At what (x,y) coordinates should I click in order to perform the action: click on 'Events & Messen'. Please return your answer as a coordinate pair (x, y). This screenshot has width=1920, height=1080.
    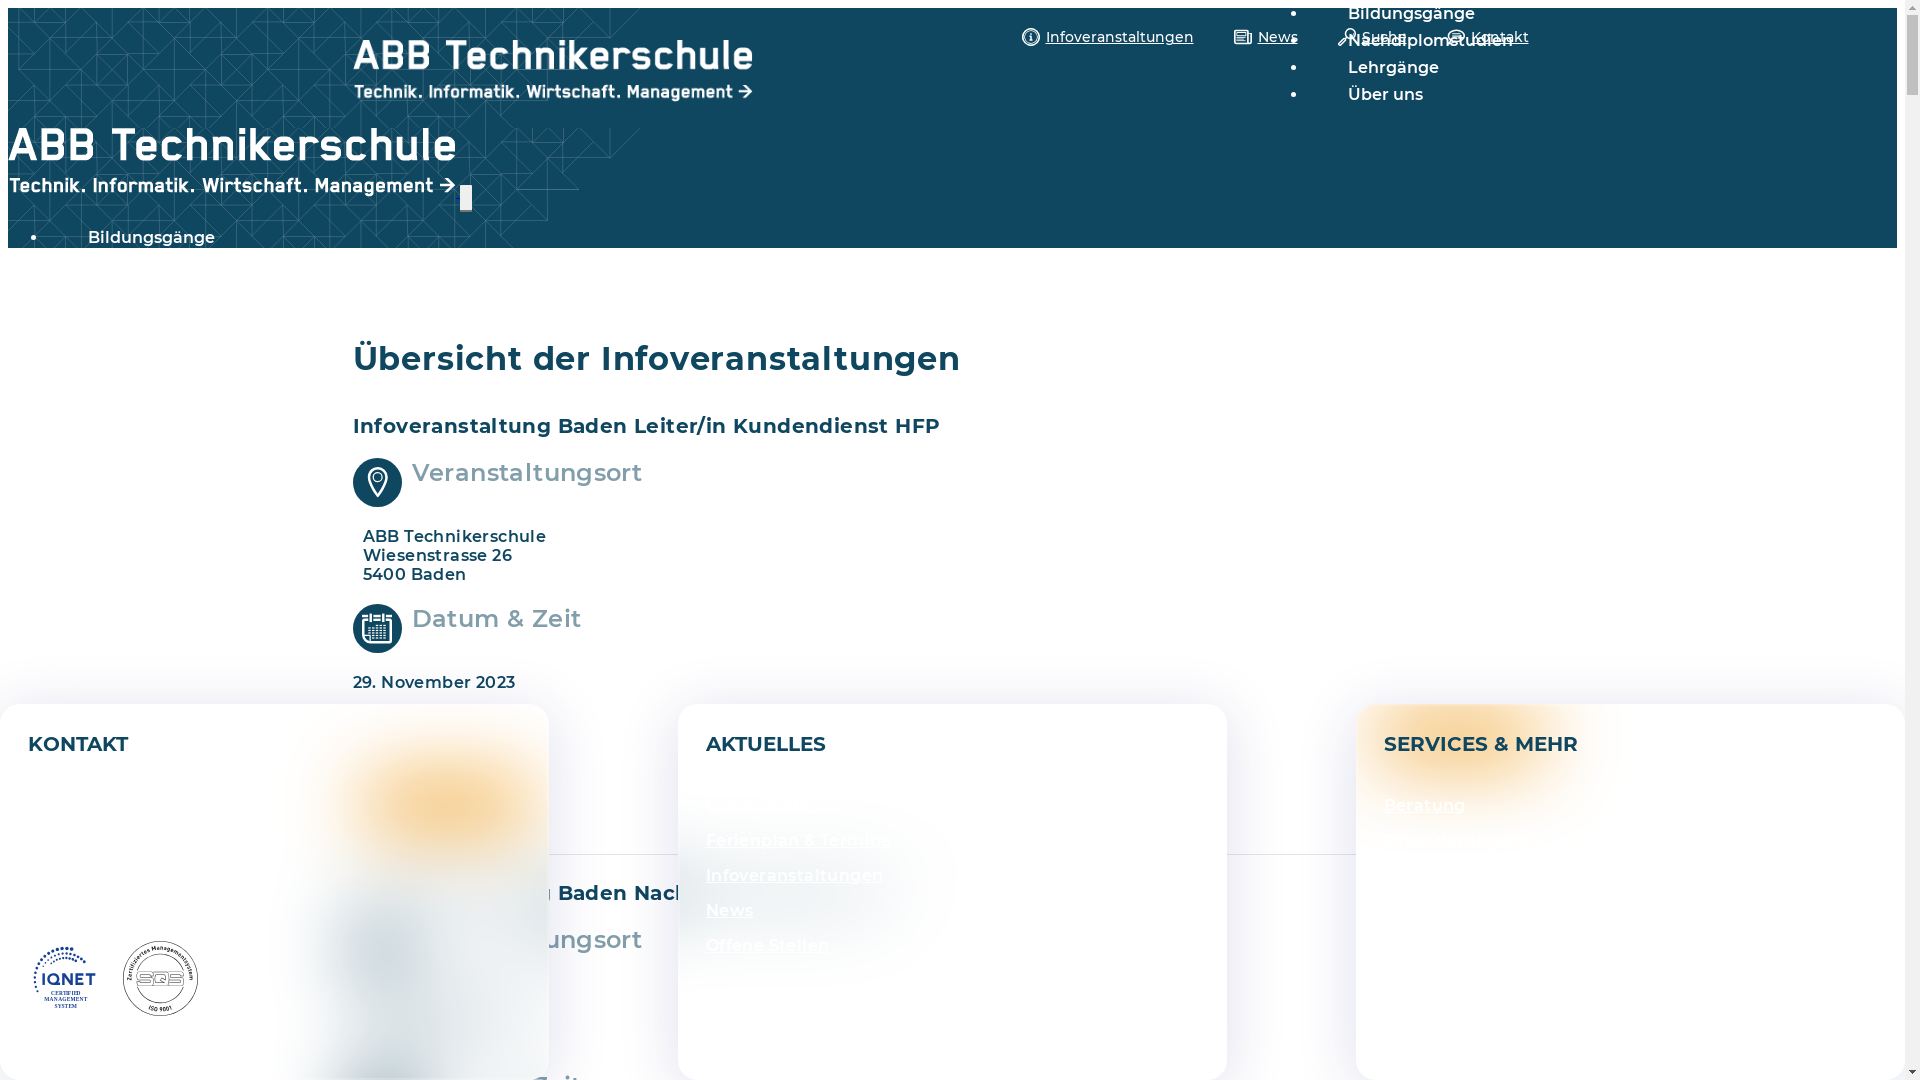
    Looking at the image, I should click on (776, 804).